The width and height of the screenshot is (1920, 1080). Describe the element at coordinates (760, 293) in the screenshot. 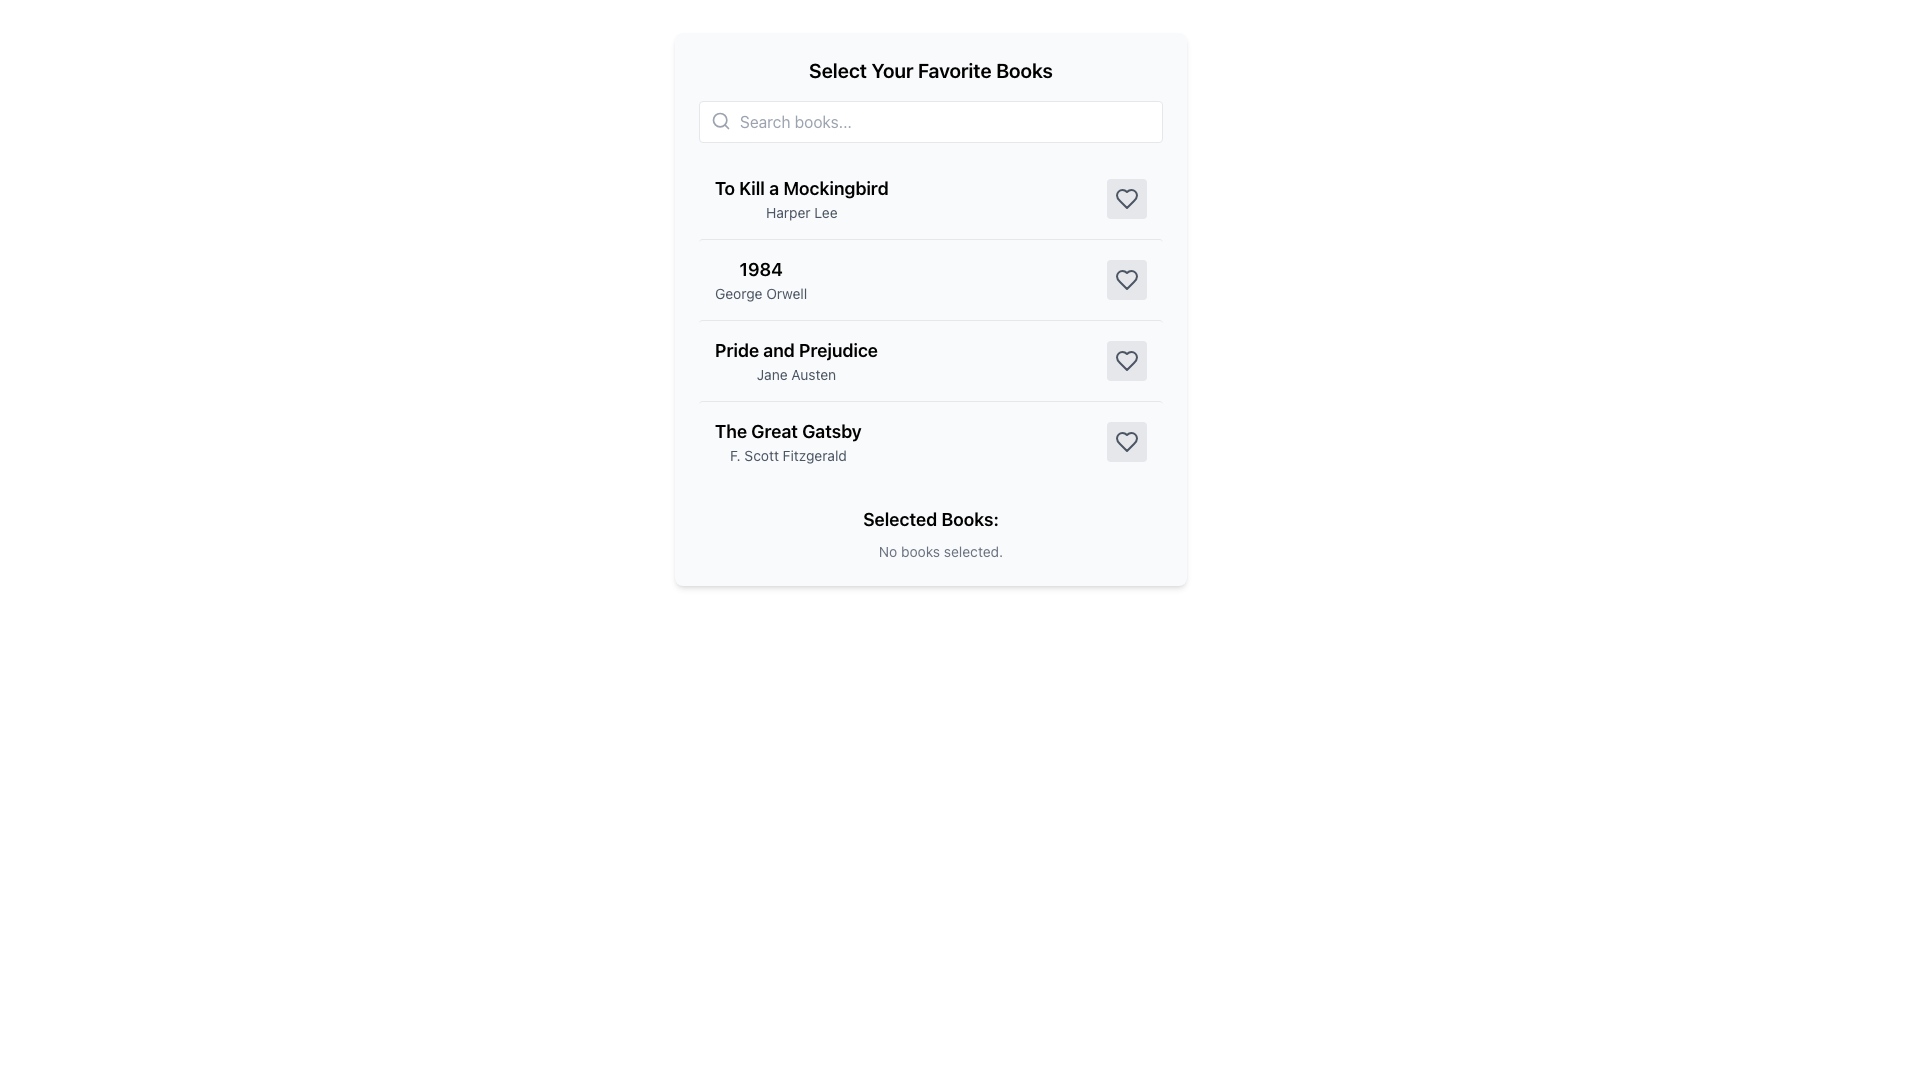

I see `the text label that displays the author 'George Orwell' associated with the book '1984', located directly below the book title in the list` at that location.